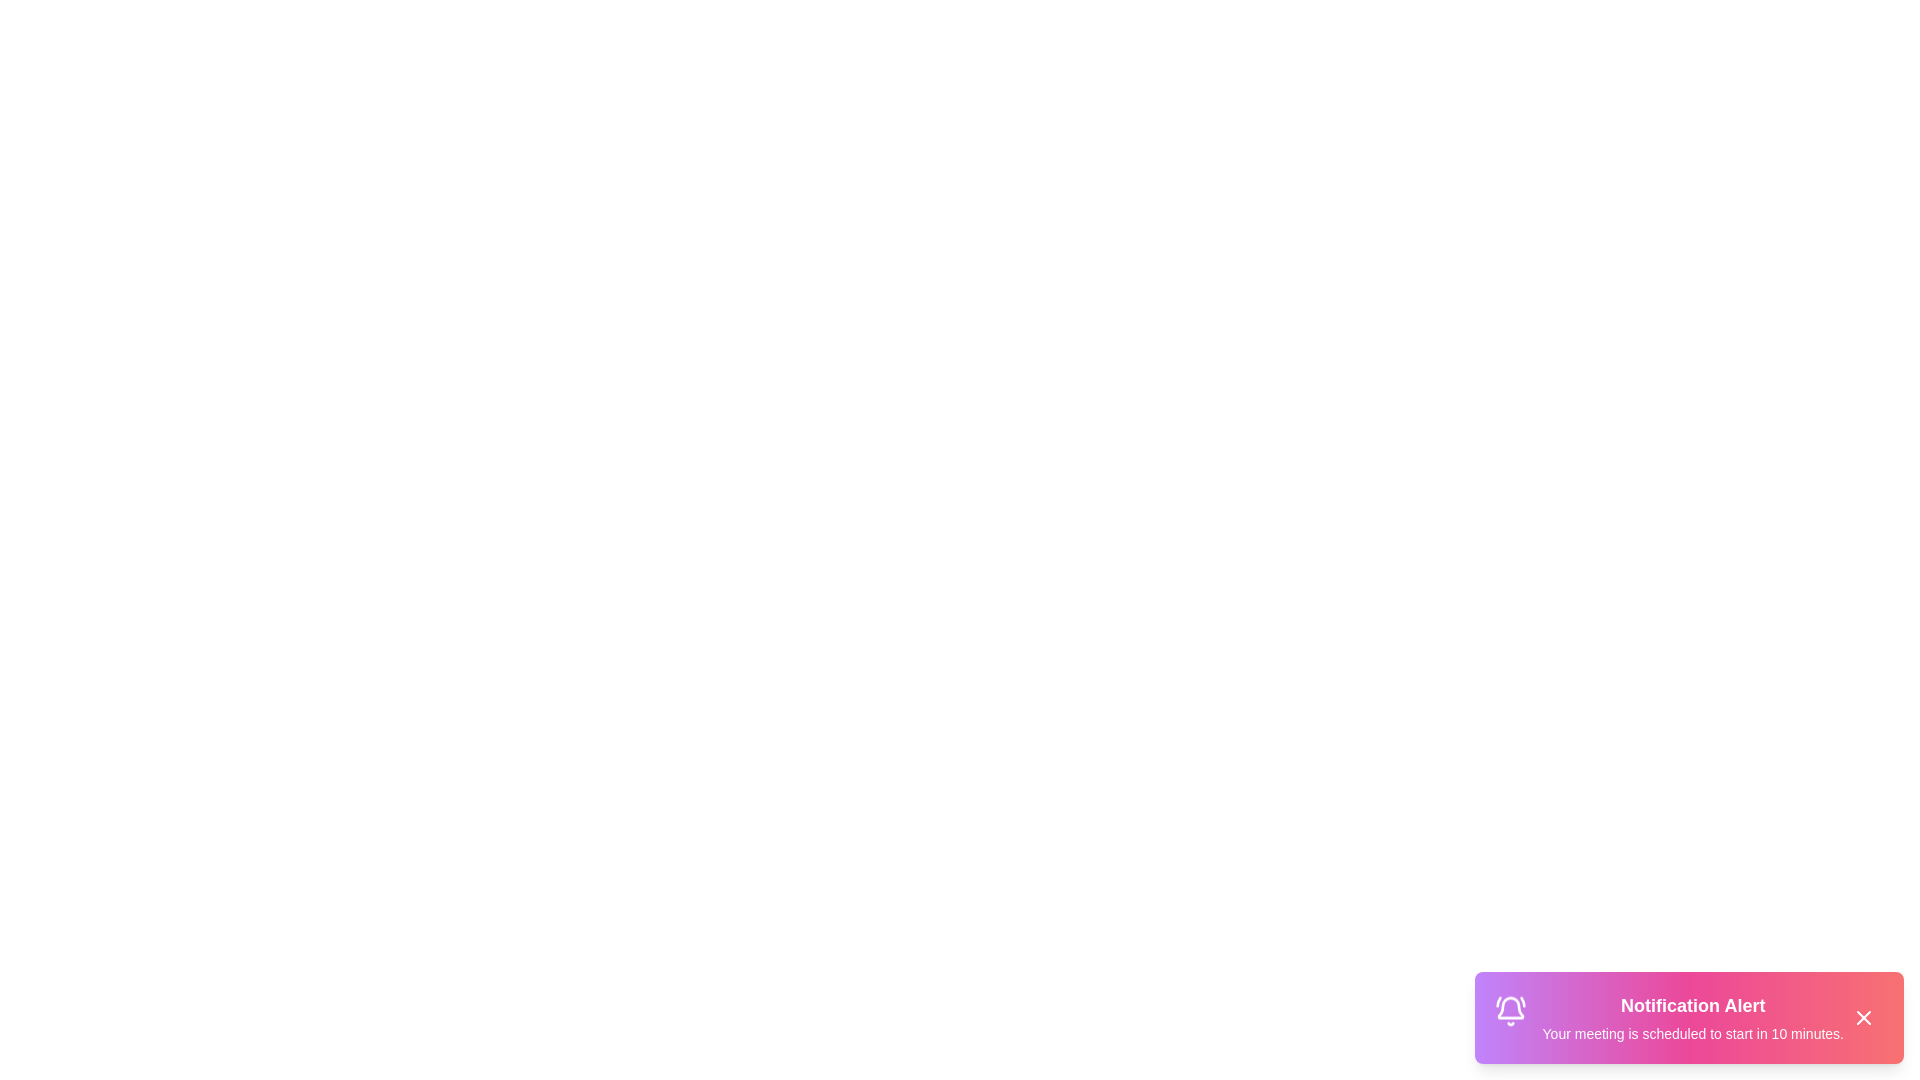 This screenshot has height=1080, width=1920. I want to click on close button to dismiss the notification, so click(1862, 1018).